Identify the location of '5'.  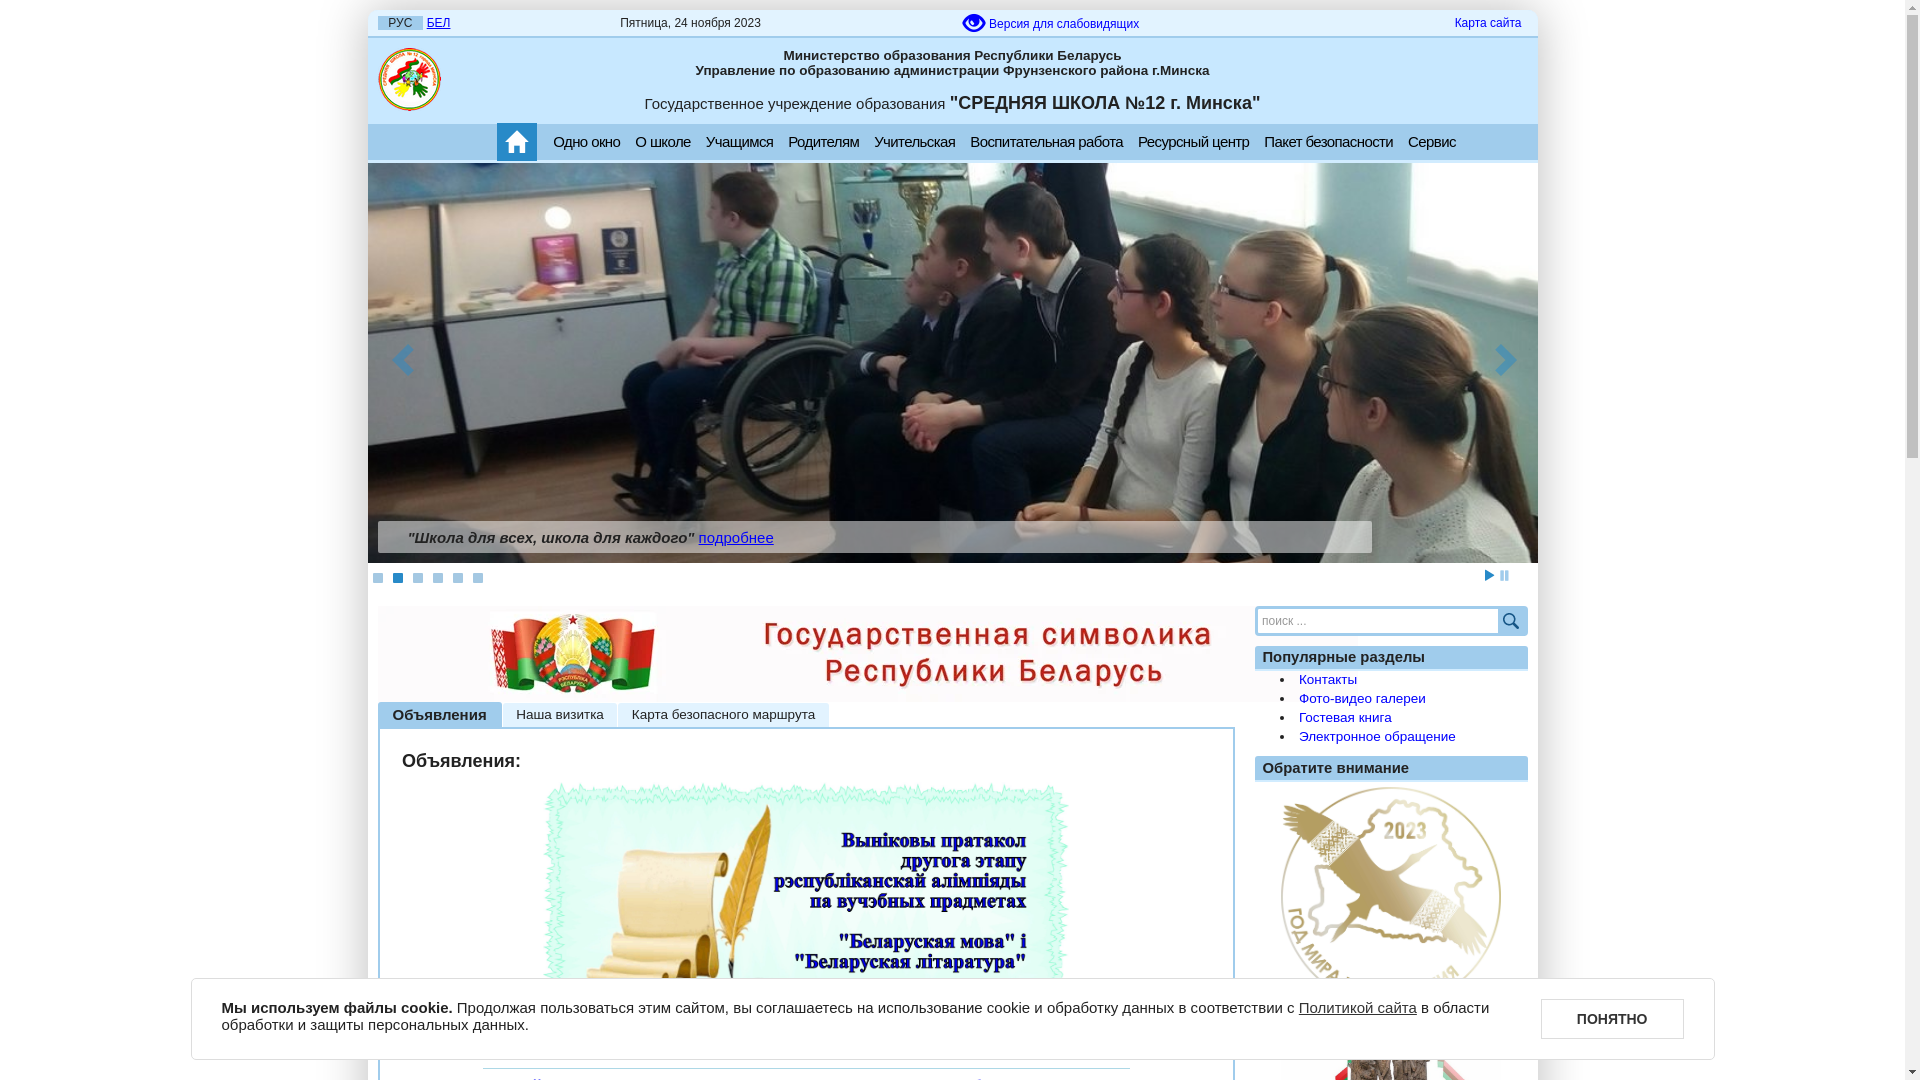
(455, 578).